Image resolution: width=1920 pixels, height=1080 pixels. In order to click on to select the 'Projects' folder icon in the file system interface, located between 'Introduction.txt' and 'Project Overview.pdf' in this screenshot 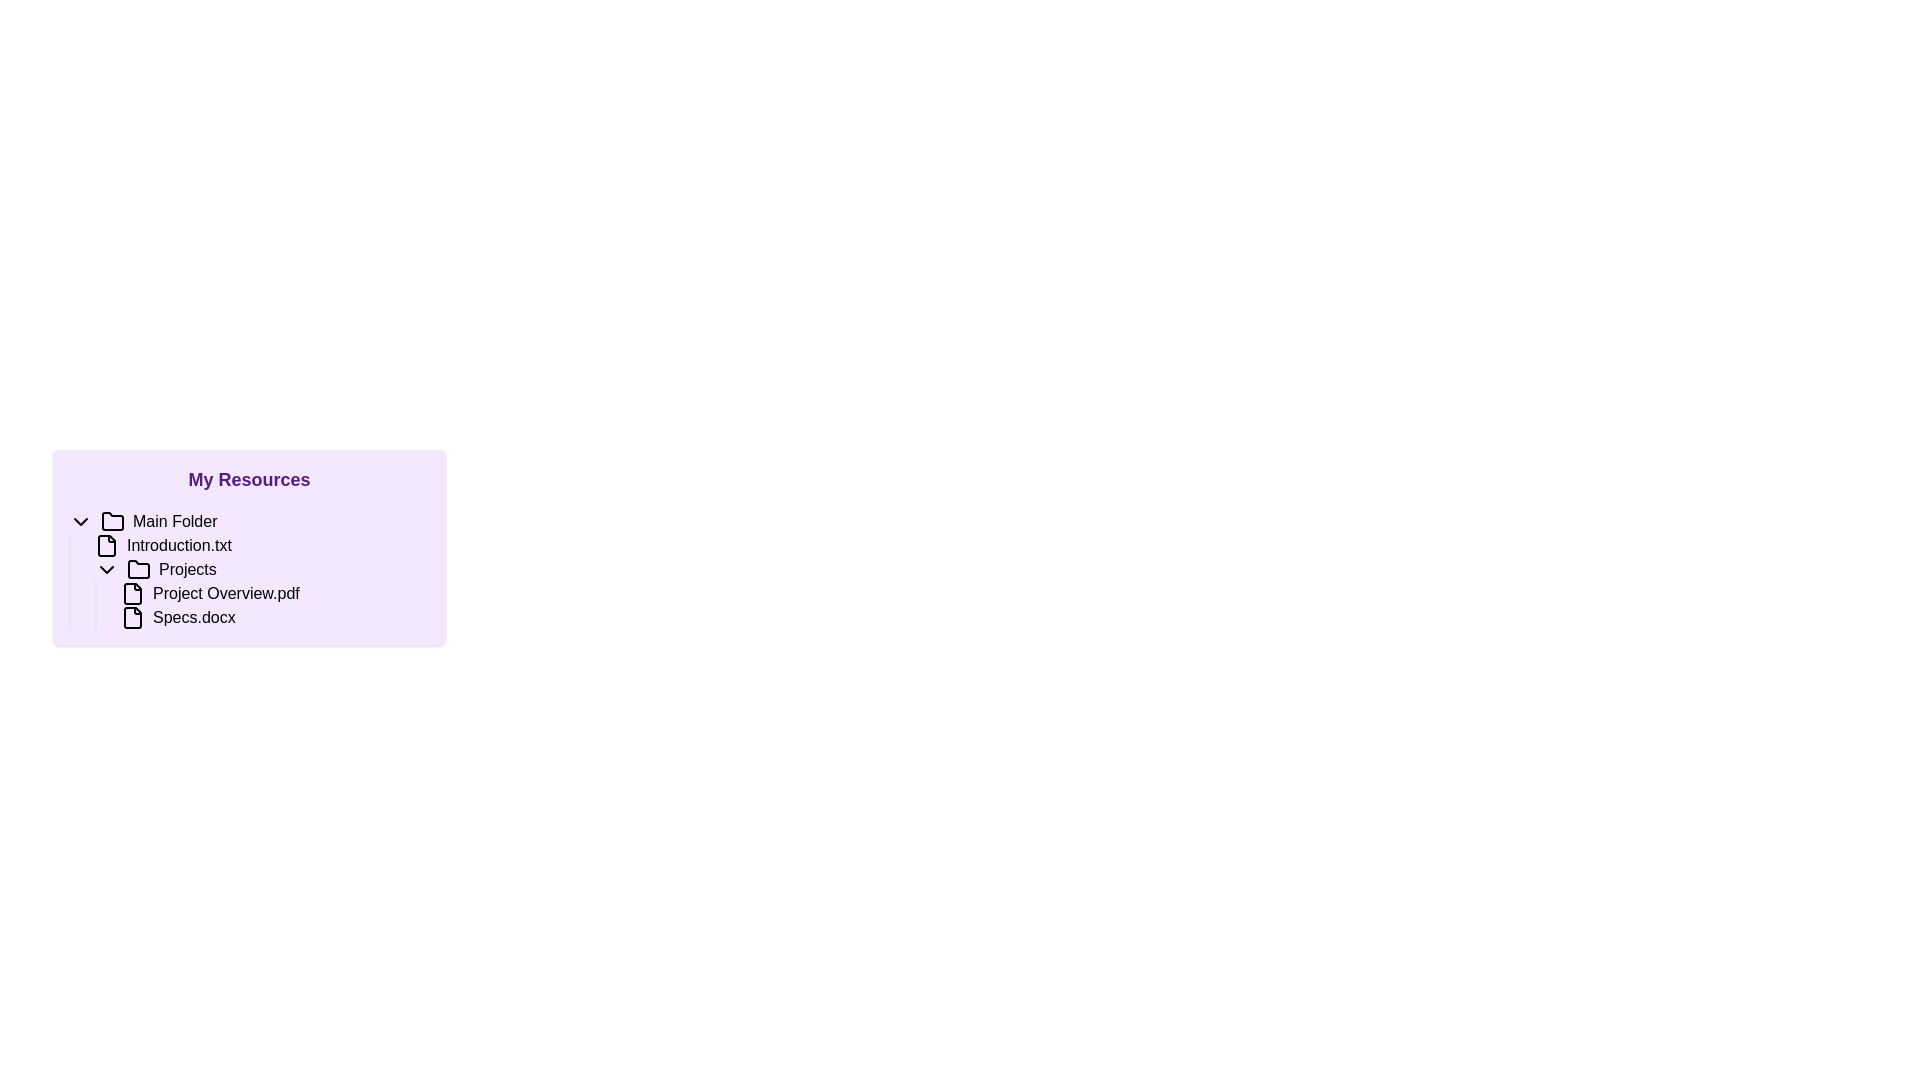, I will do `click(138, 569)`.